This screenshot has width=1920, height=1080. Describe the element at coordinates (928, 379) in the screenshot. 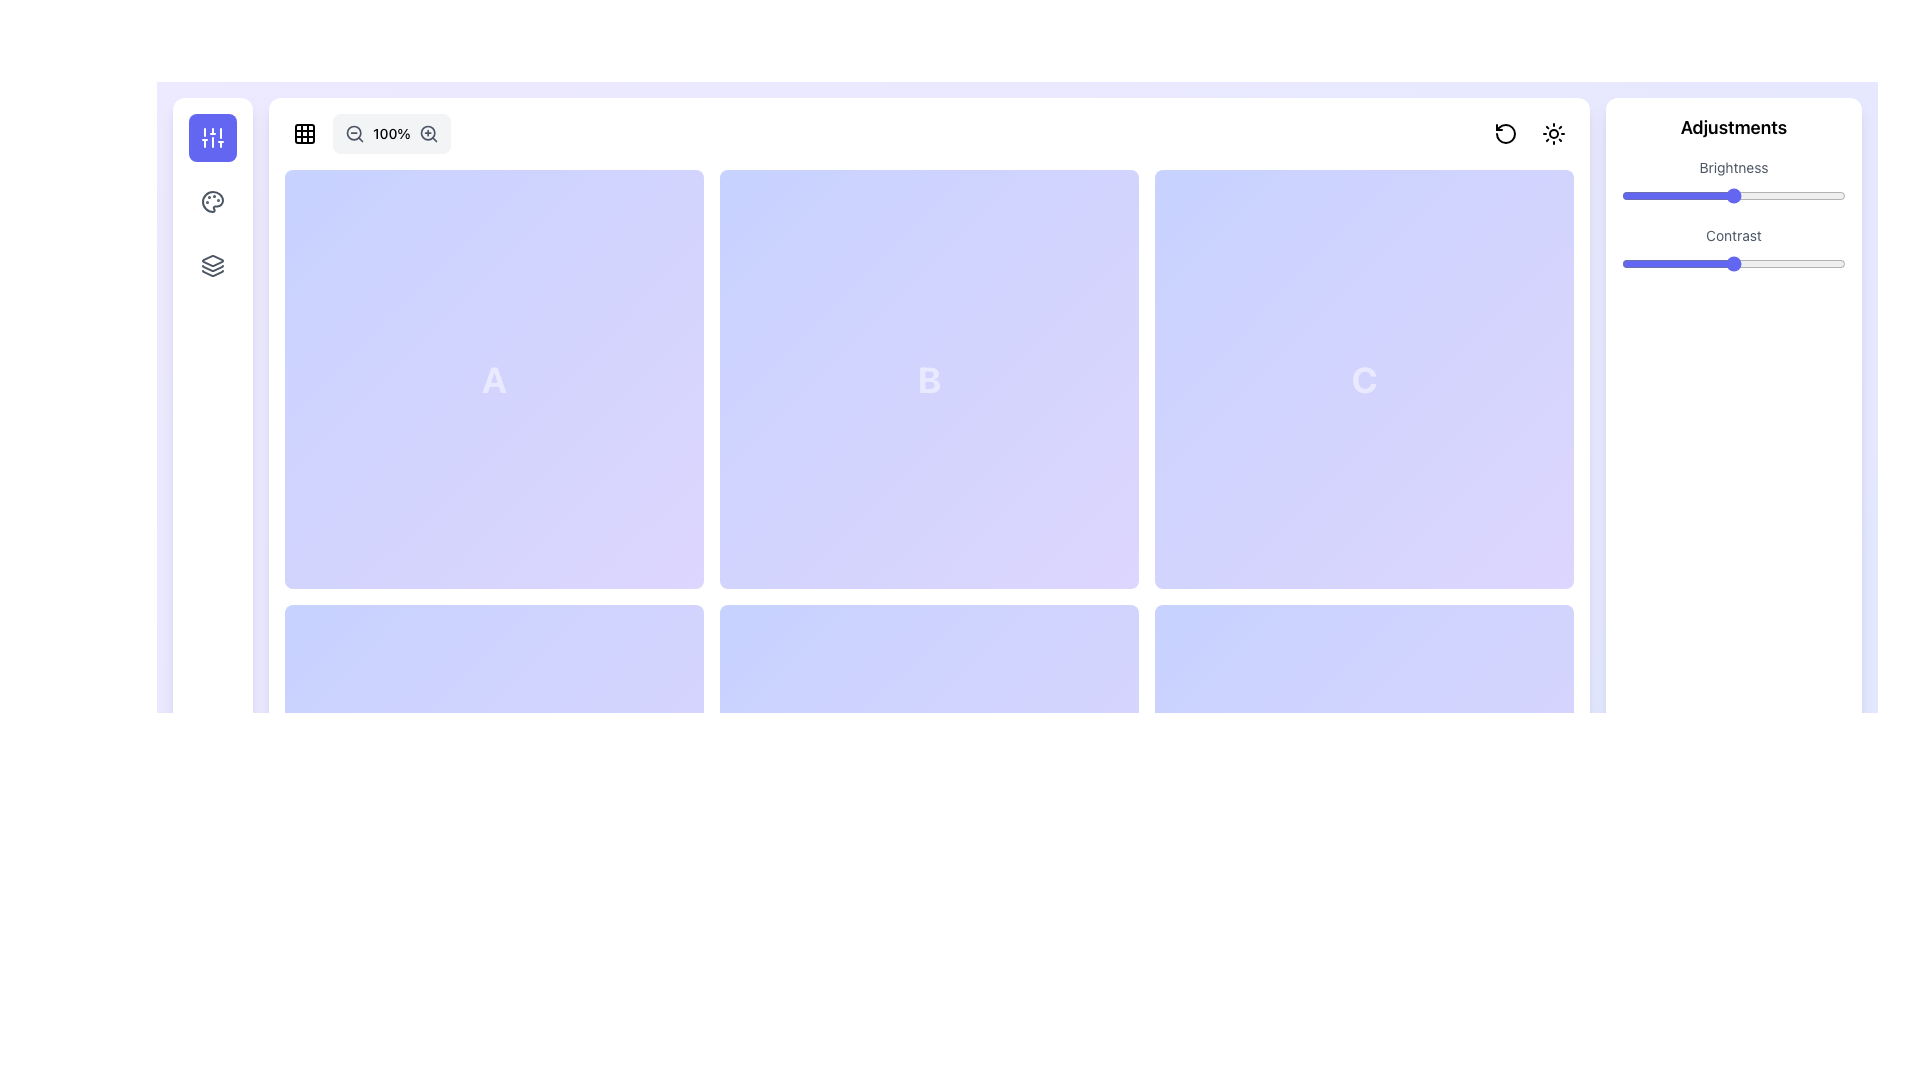

I see `the button centered in the purple tile labeled 'B'` at that location.